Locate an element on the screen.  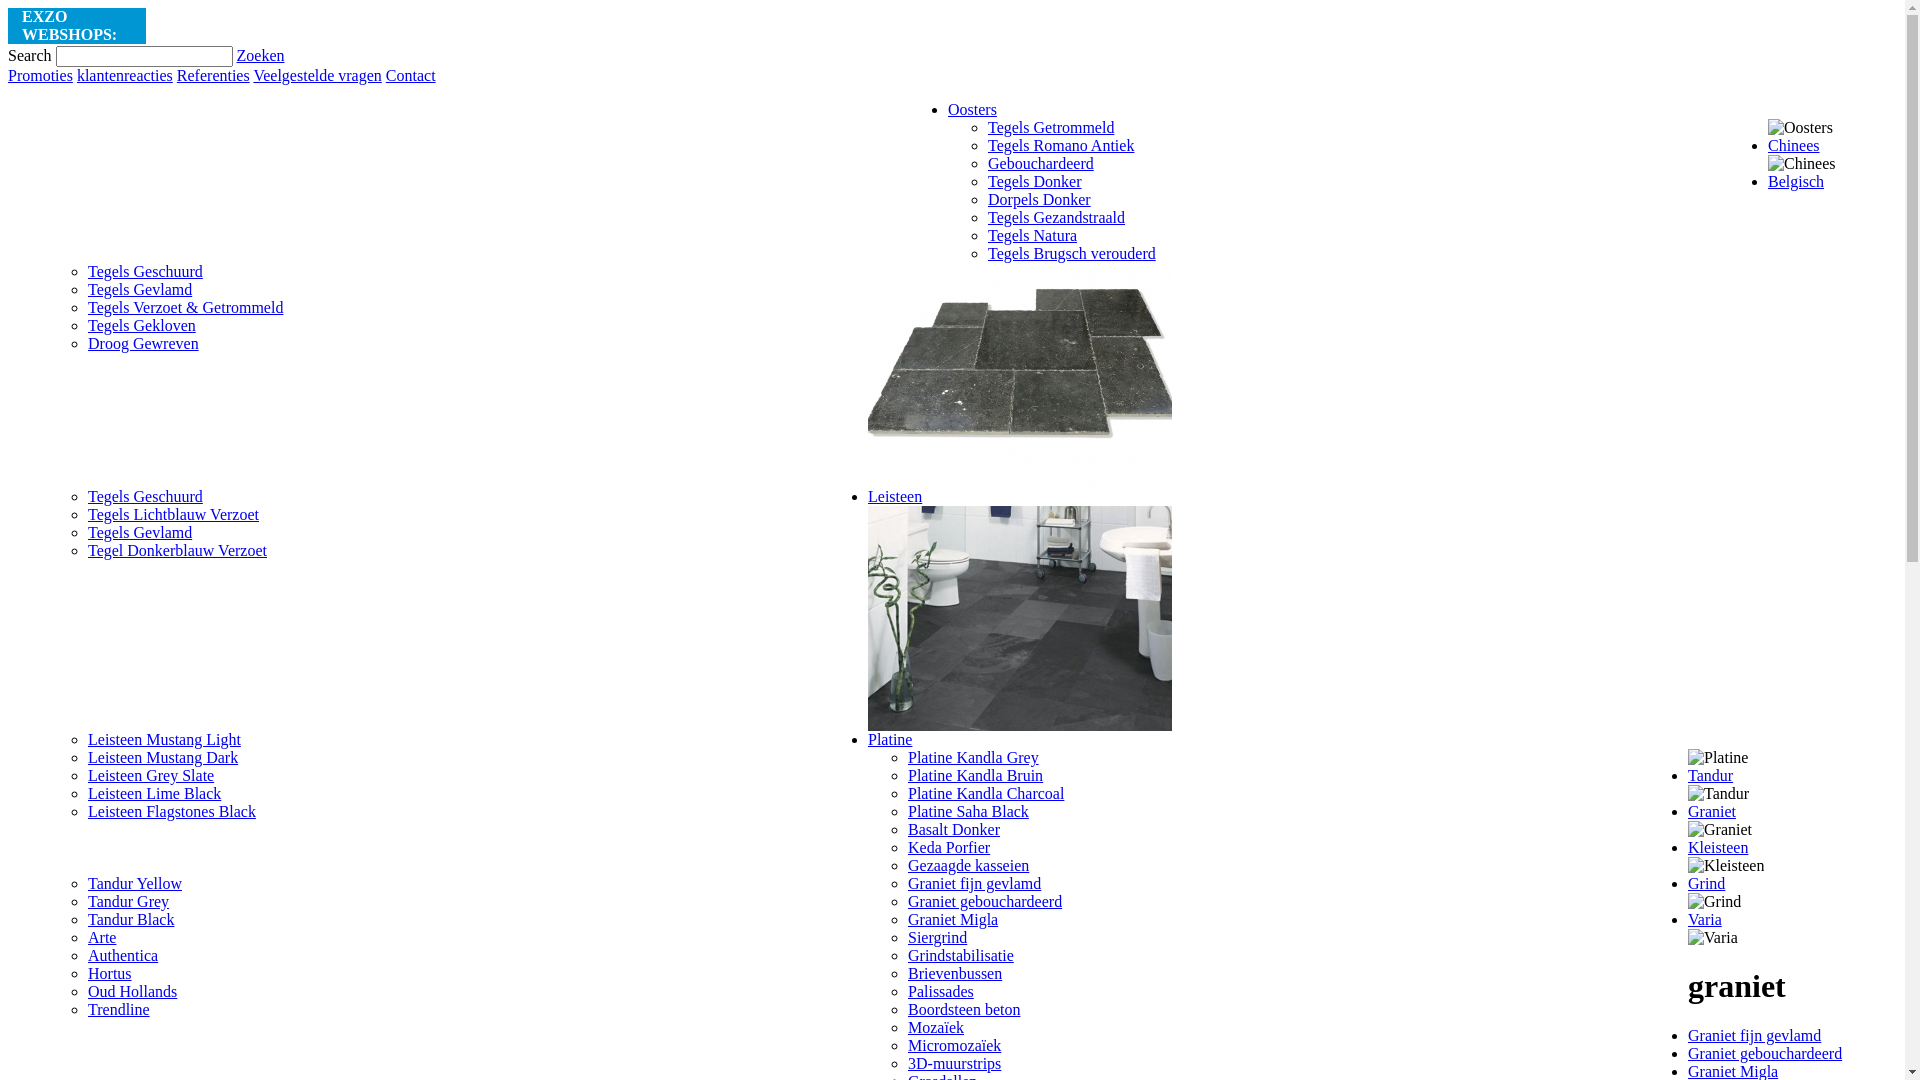
'Arte' is located at coordinates (100, 937).